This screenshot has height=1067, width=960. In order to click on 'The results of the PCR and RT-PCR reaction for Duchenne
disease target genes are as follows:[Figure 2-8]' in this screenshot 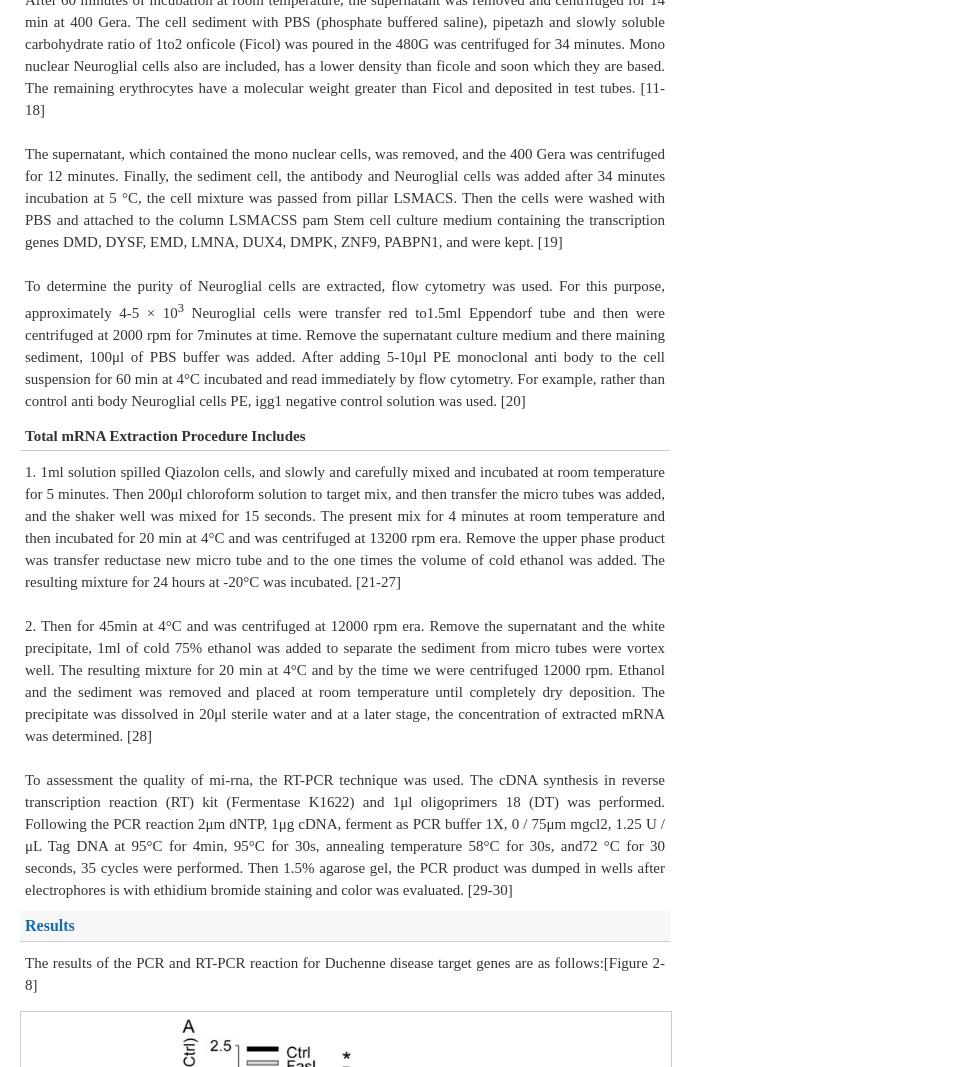, I will do `click(345, 972)`.